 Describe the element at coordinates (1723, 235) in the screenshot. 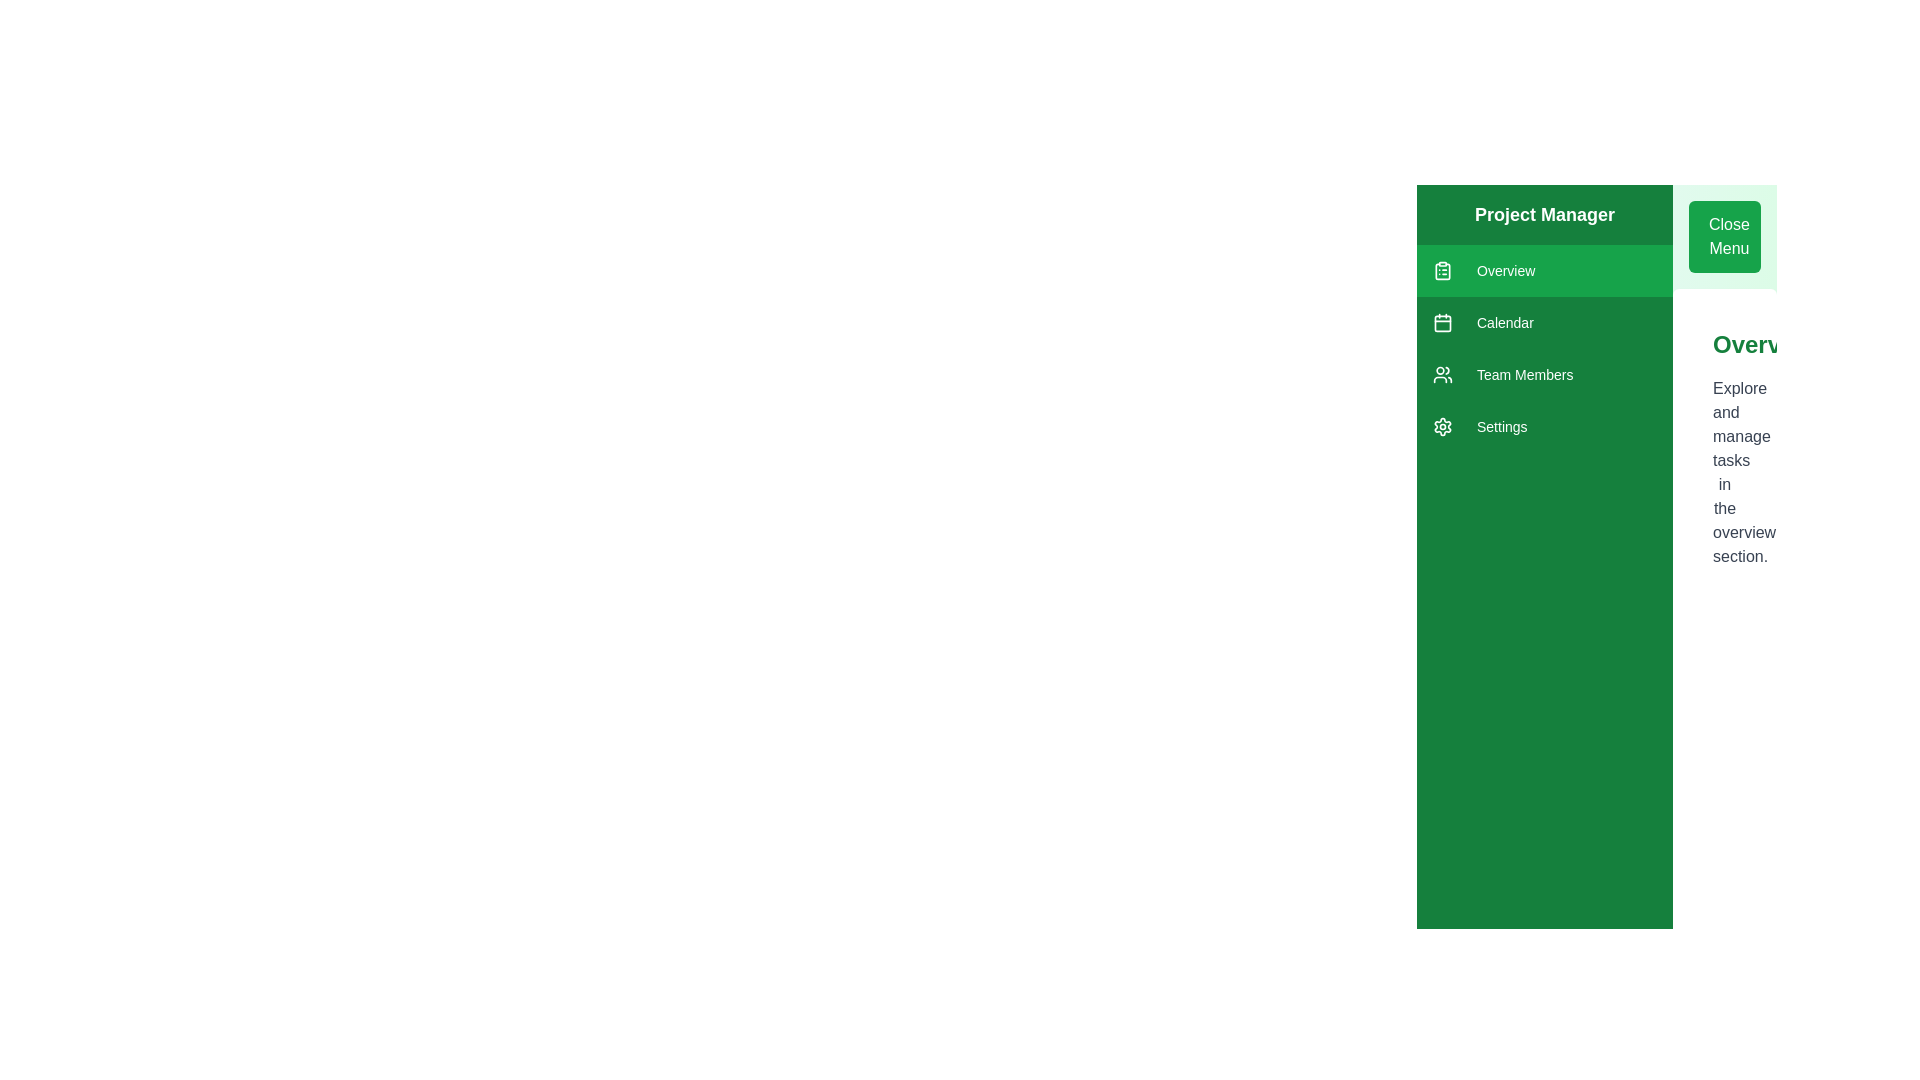

I see `'Close Menu' button to toggle the menu drawer closed` at that location.